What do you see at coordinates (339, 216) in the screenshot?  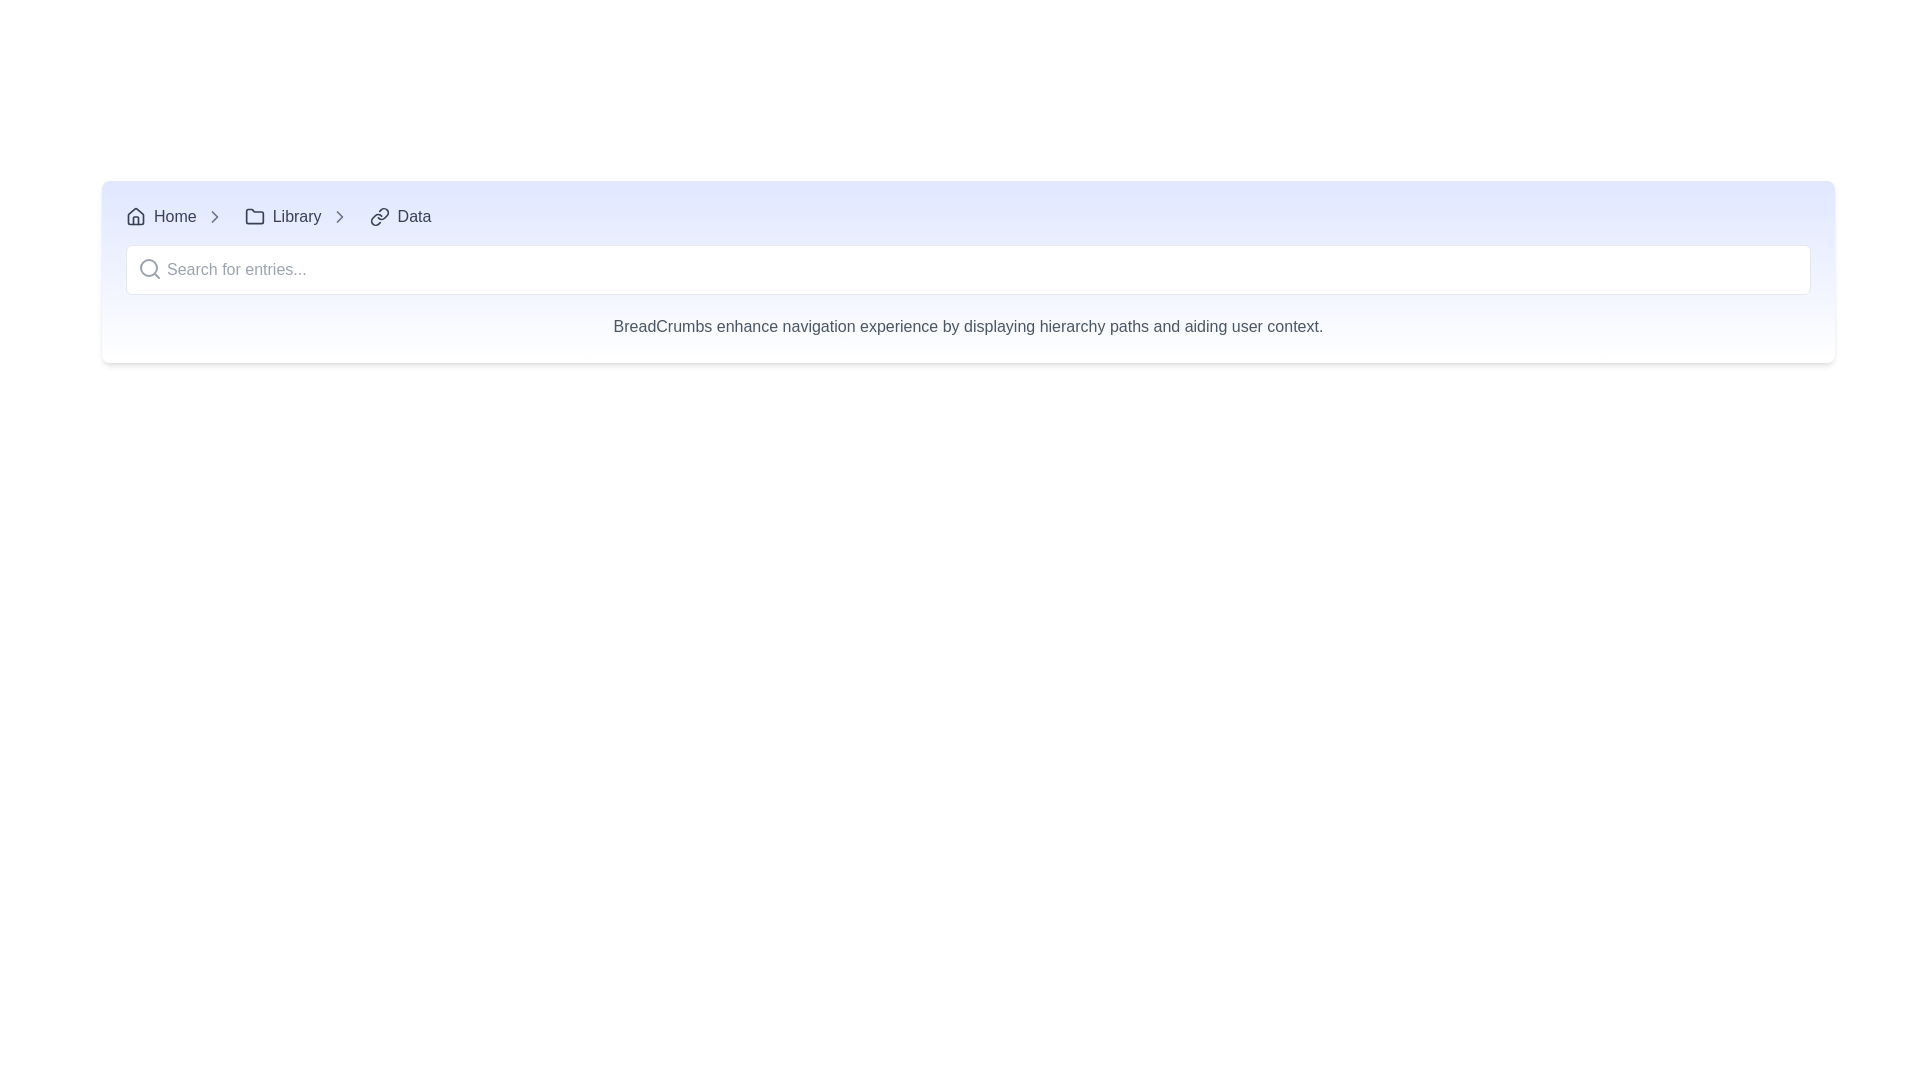 I see `the right-facing chevron icon in the breadcrumb navigation bar, which is positioned between the 'Library' and 'Data' text labels, indicating their hierarchical relationship` at bounding box center [339, 216].